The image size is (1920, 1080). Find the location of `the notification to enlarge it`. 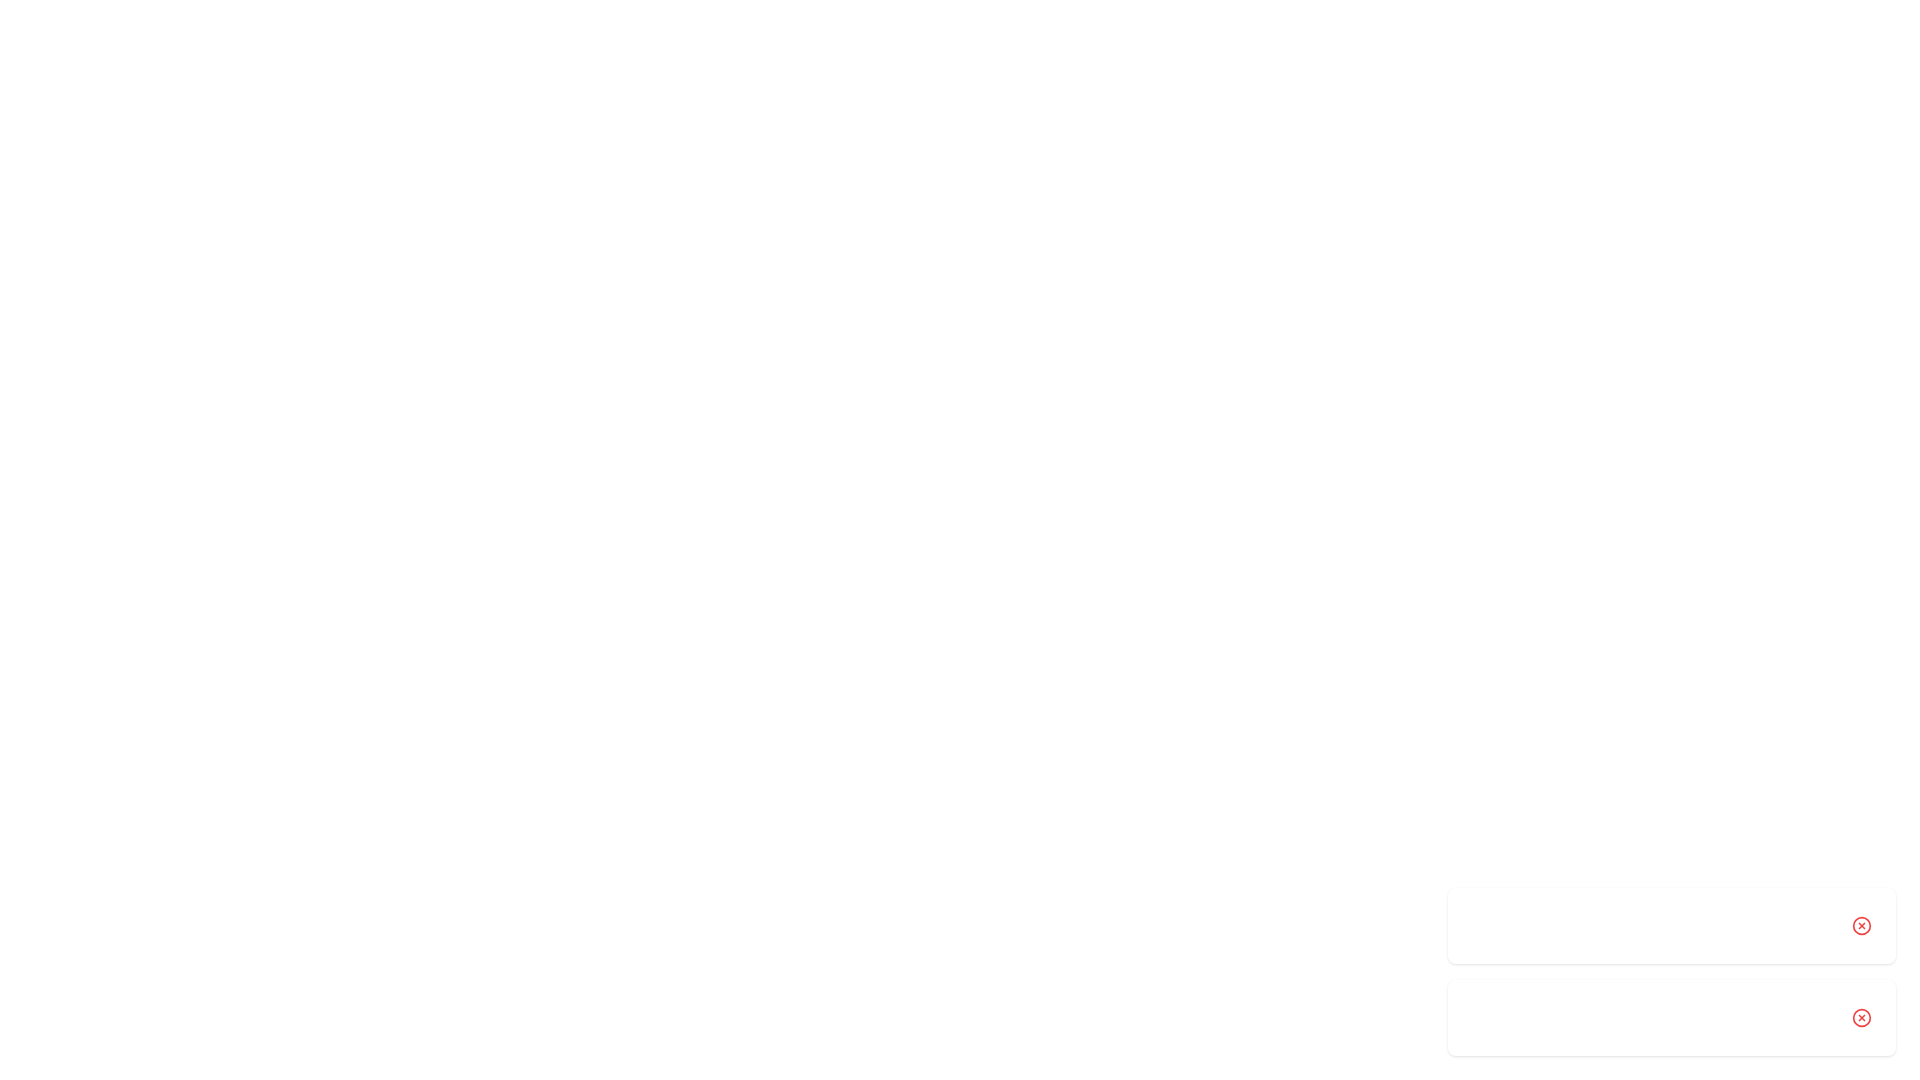

the notification to enlarge it is located at coordinates (1671, 925).